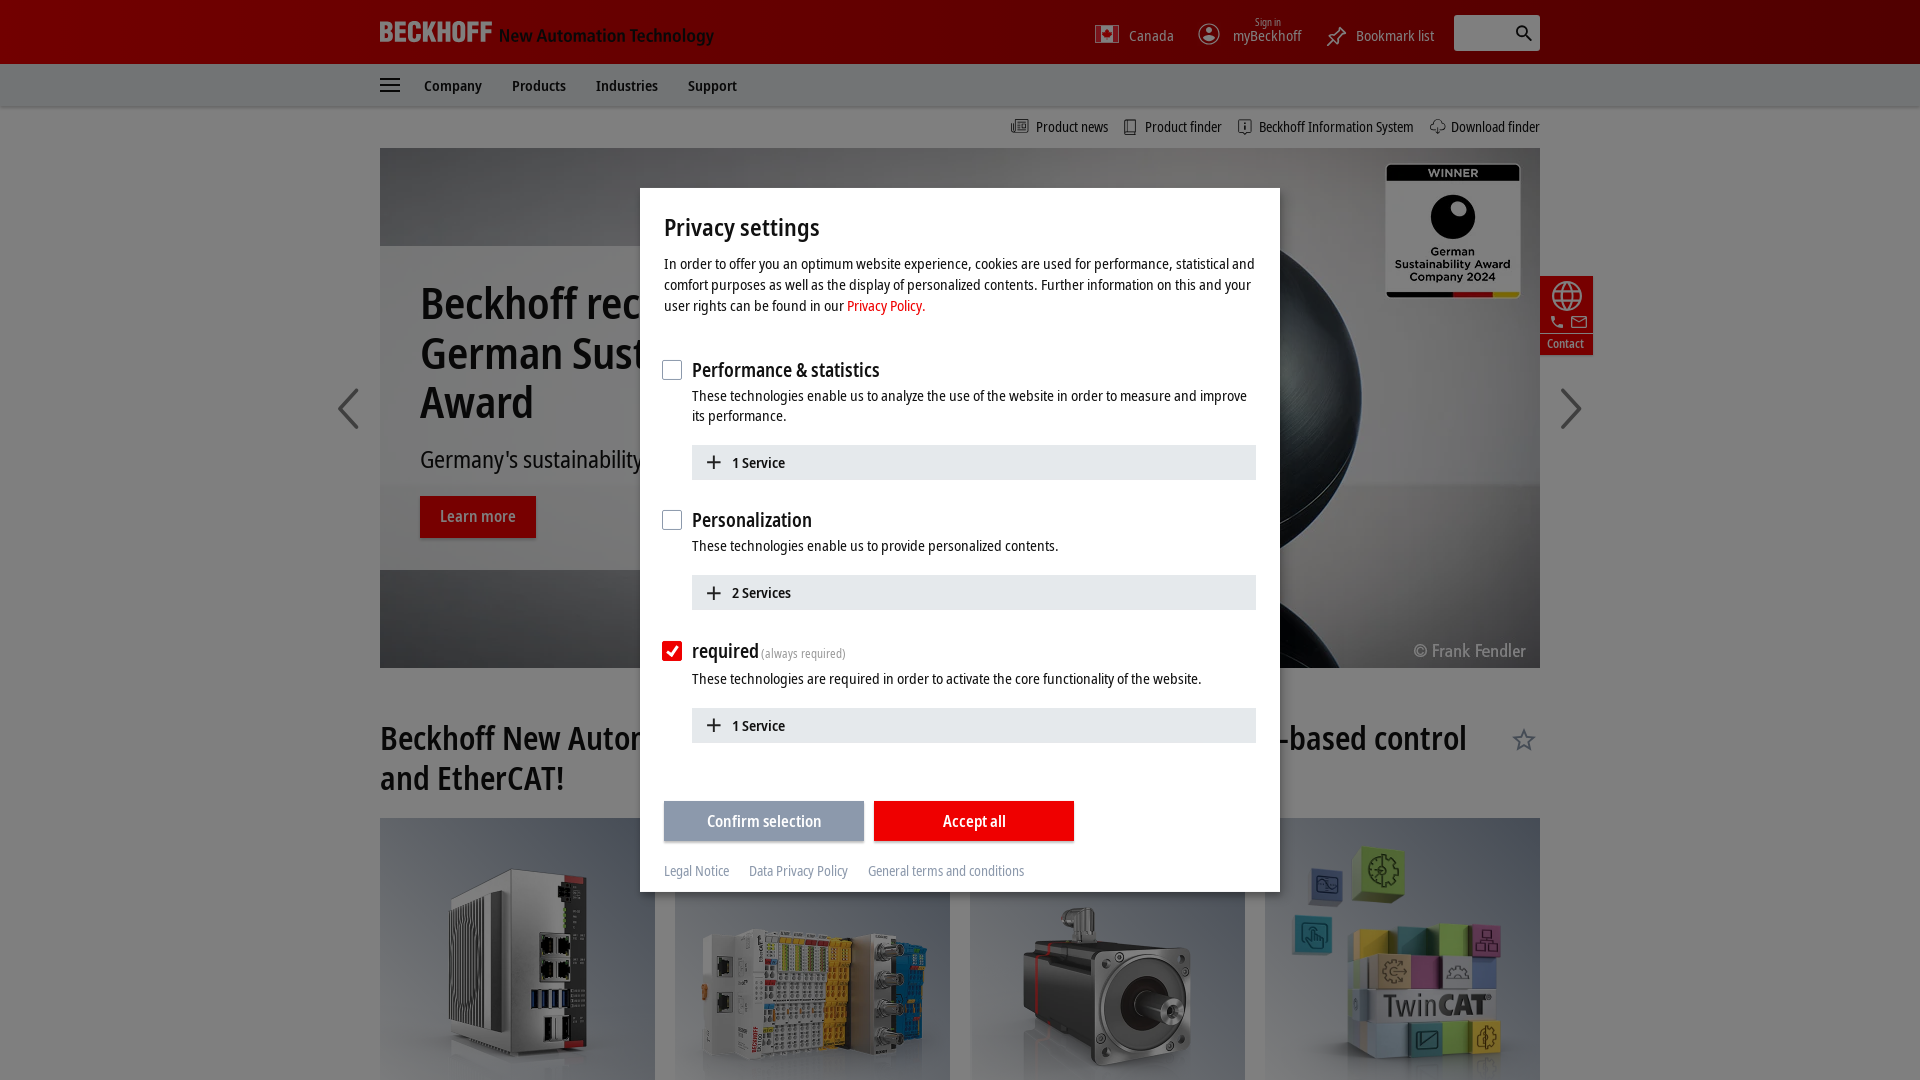  What do you see at coordinates (974, 591) in the screenshot?
I see `'2 Services'` at bounding box center [974, 591].